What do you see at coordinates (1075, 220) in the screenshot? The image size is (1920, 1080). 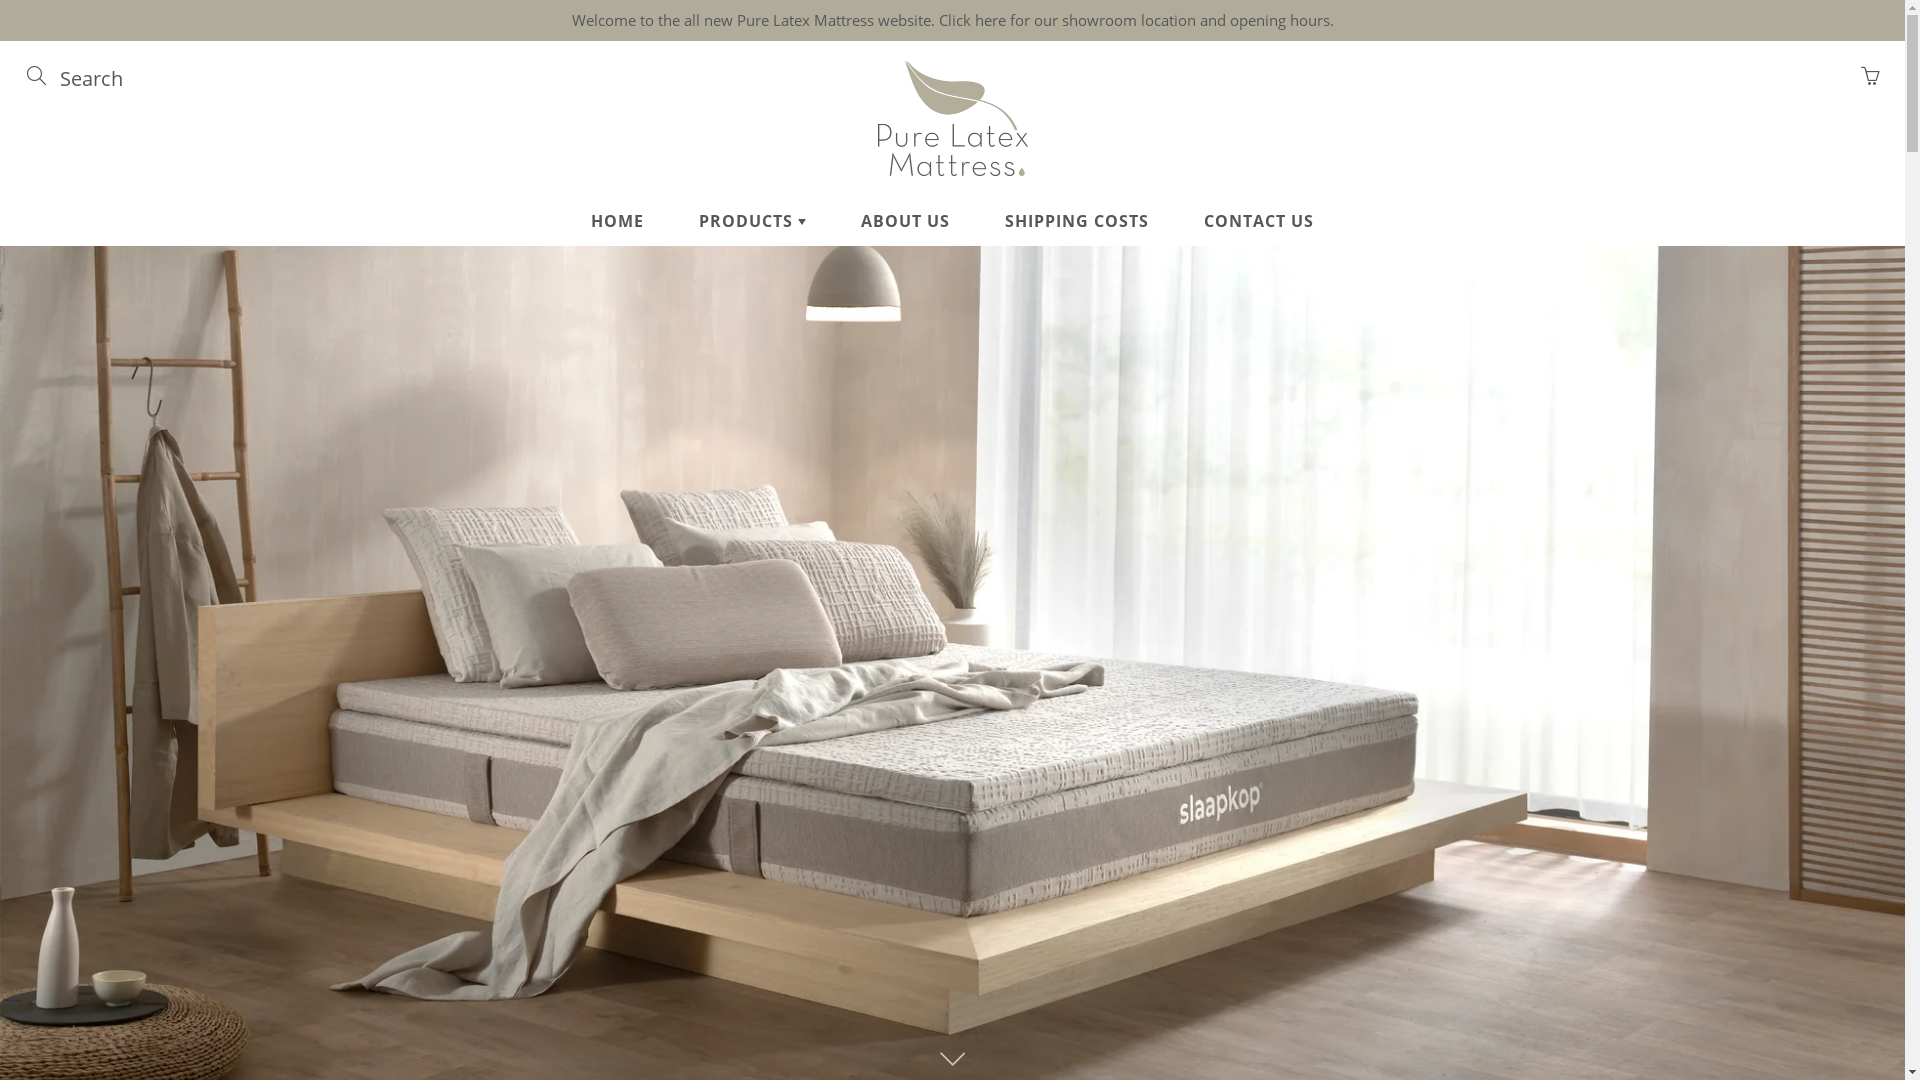 I see `'SHIPPING COSTS'` at bounding box center [1075, 220].